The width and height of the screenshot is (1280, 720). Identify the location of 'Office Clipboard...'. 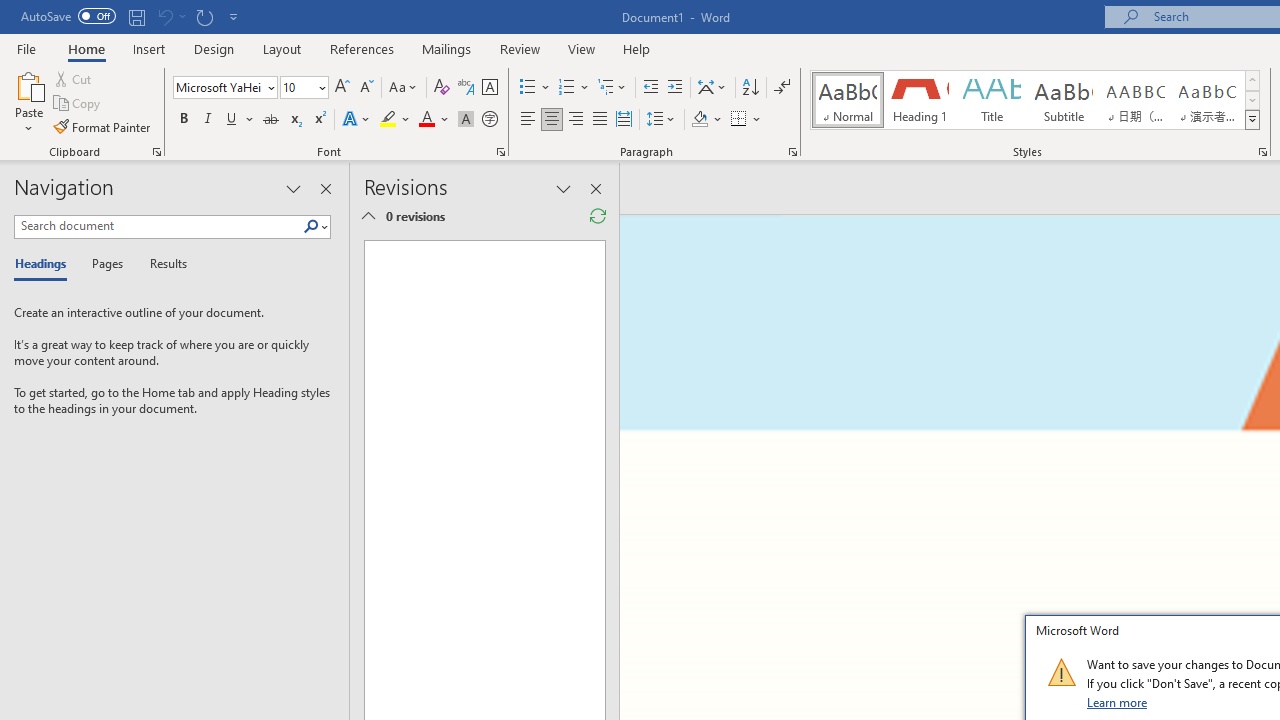
(155, 150).